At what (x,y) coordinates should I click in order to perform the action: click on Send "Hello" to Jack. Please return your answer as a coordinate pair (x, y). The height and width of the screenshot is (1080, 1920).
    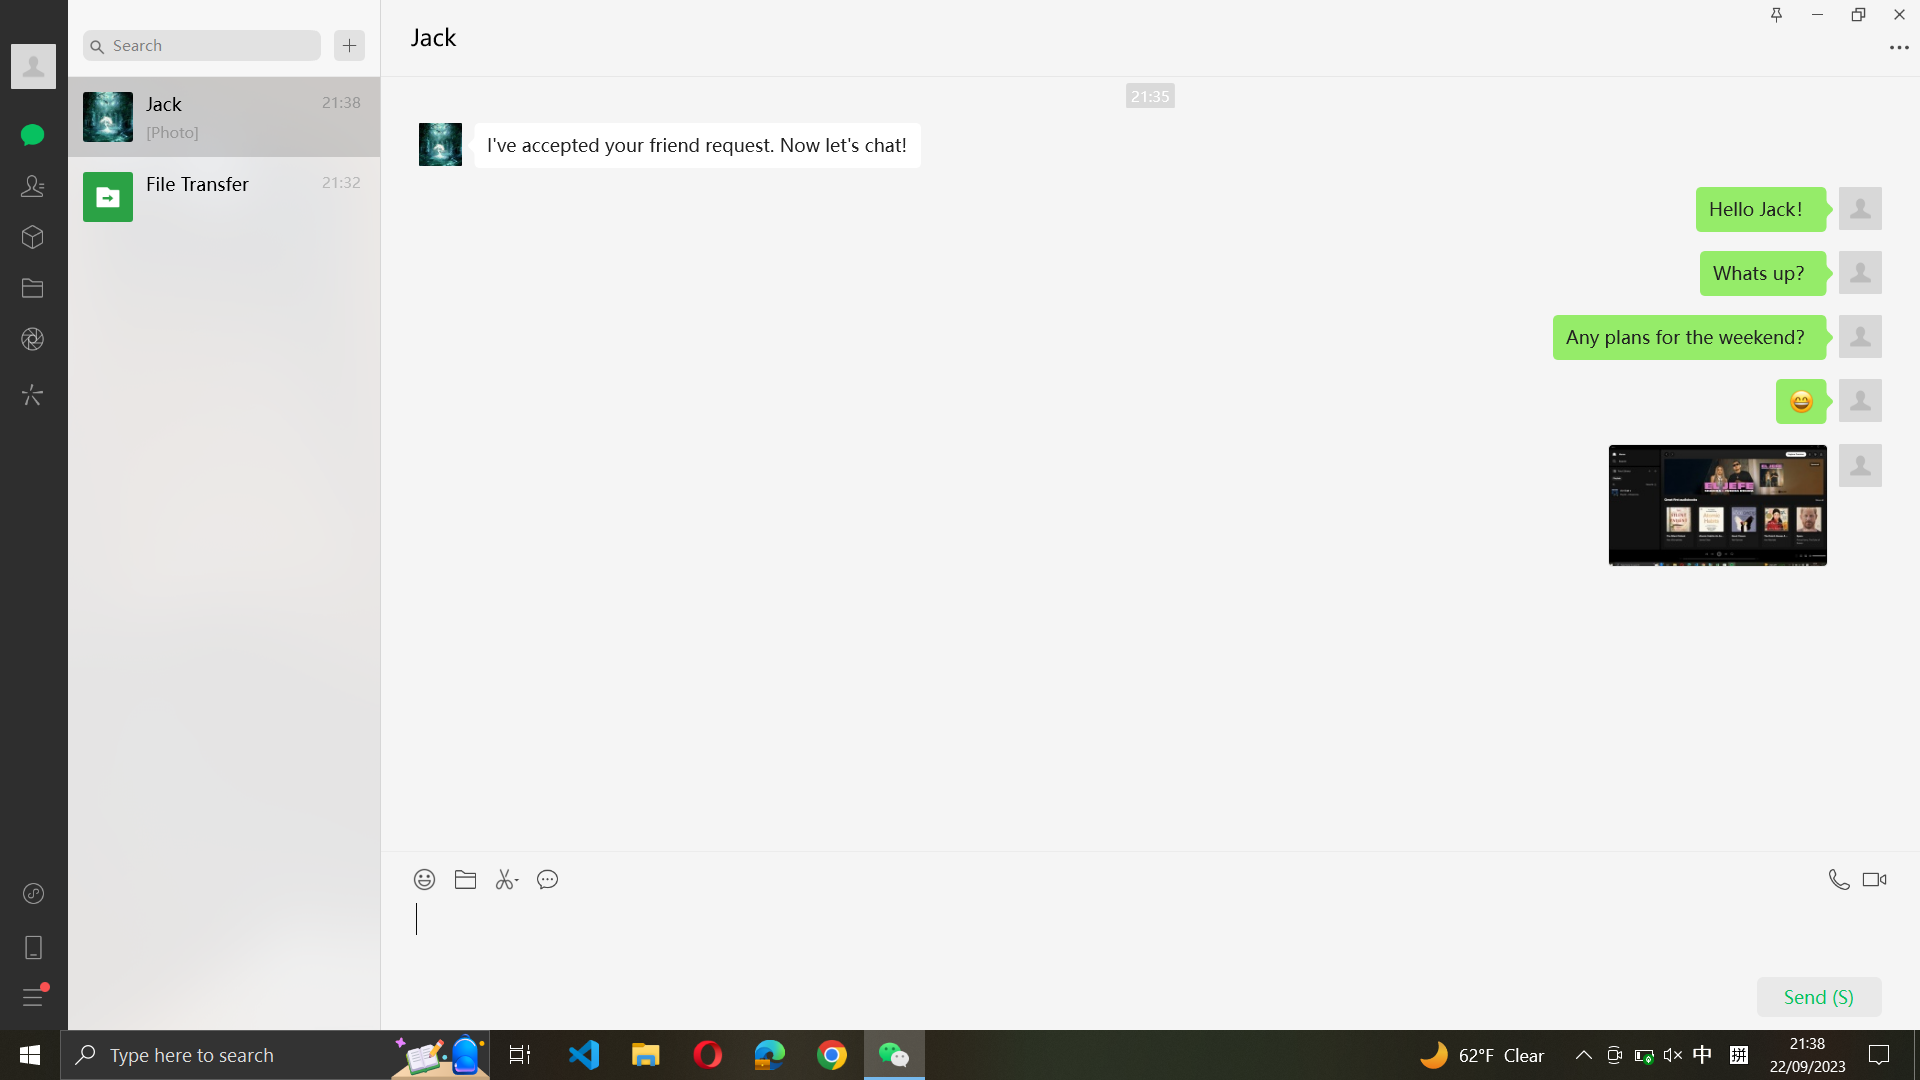
    Looking at the image, I should click on (1147, 960).